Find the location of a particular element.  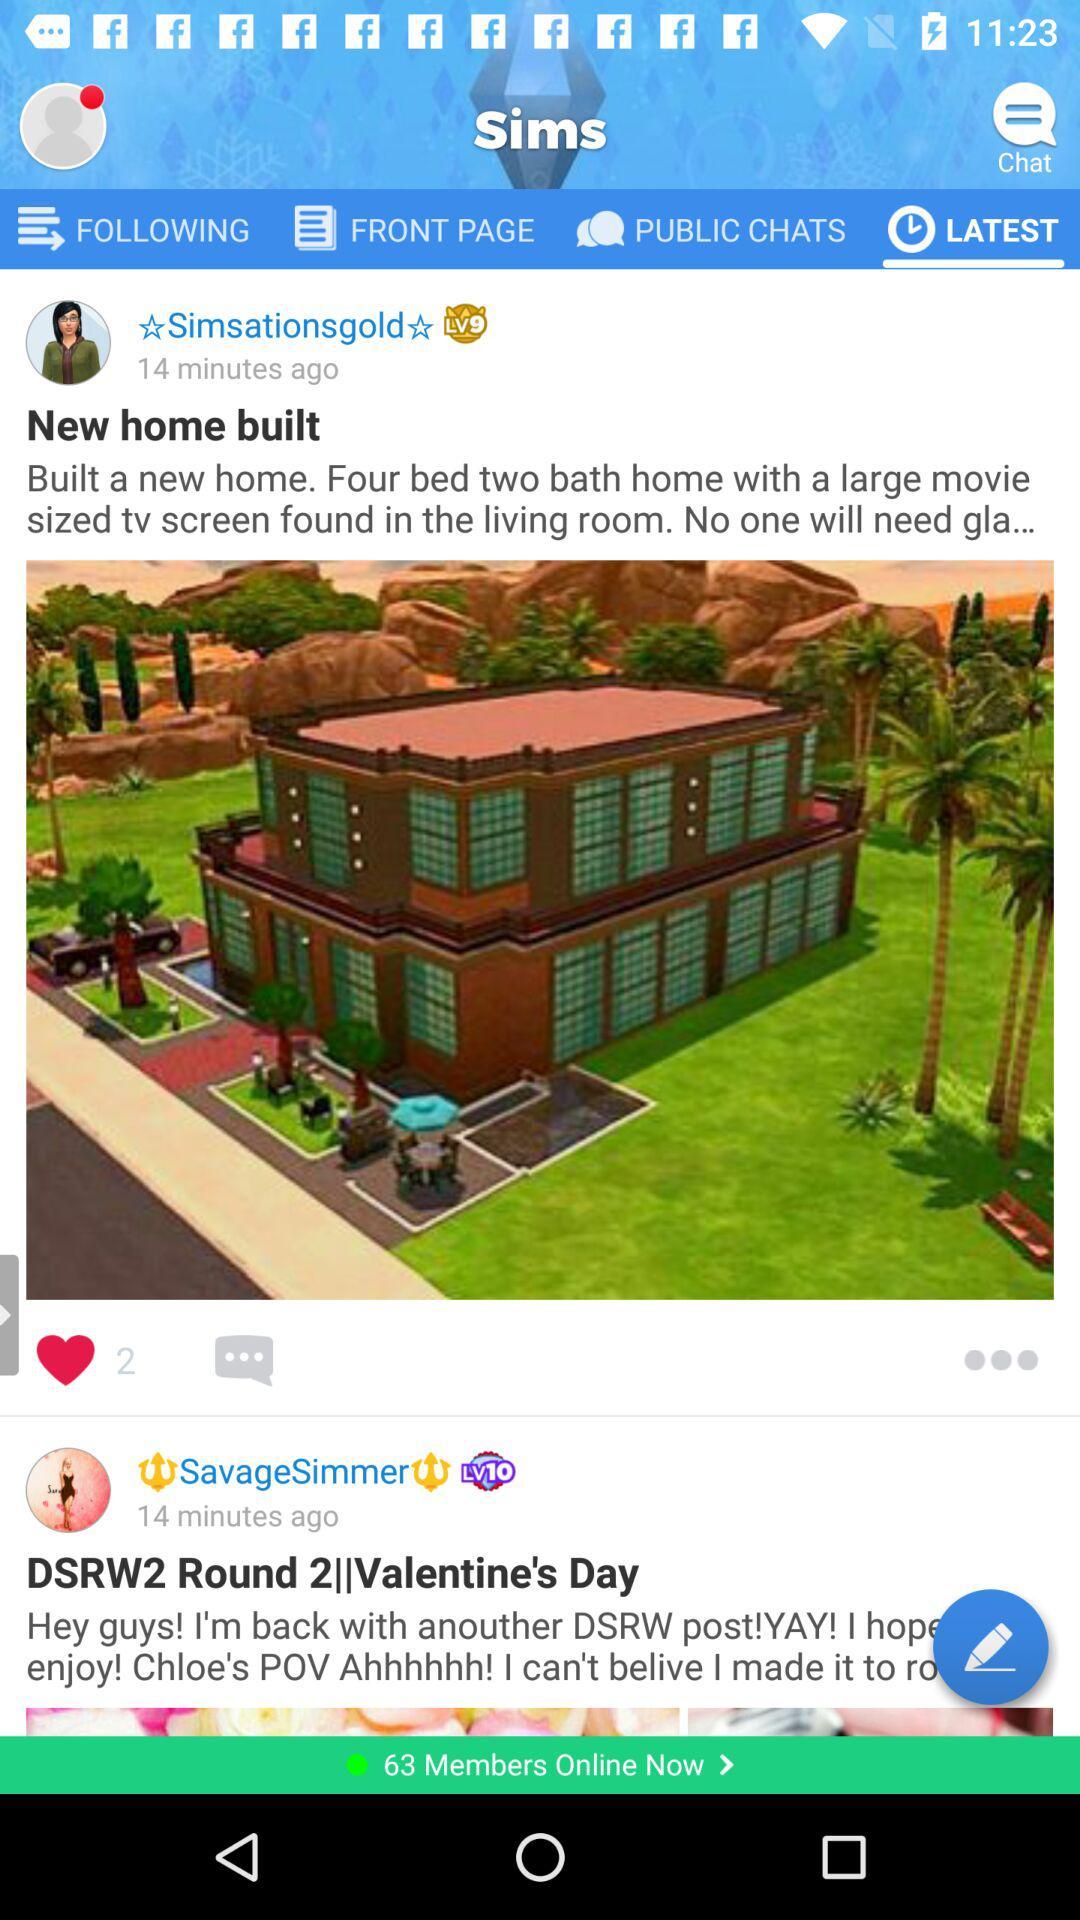

edit post is located at coordinates (990, 1646).